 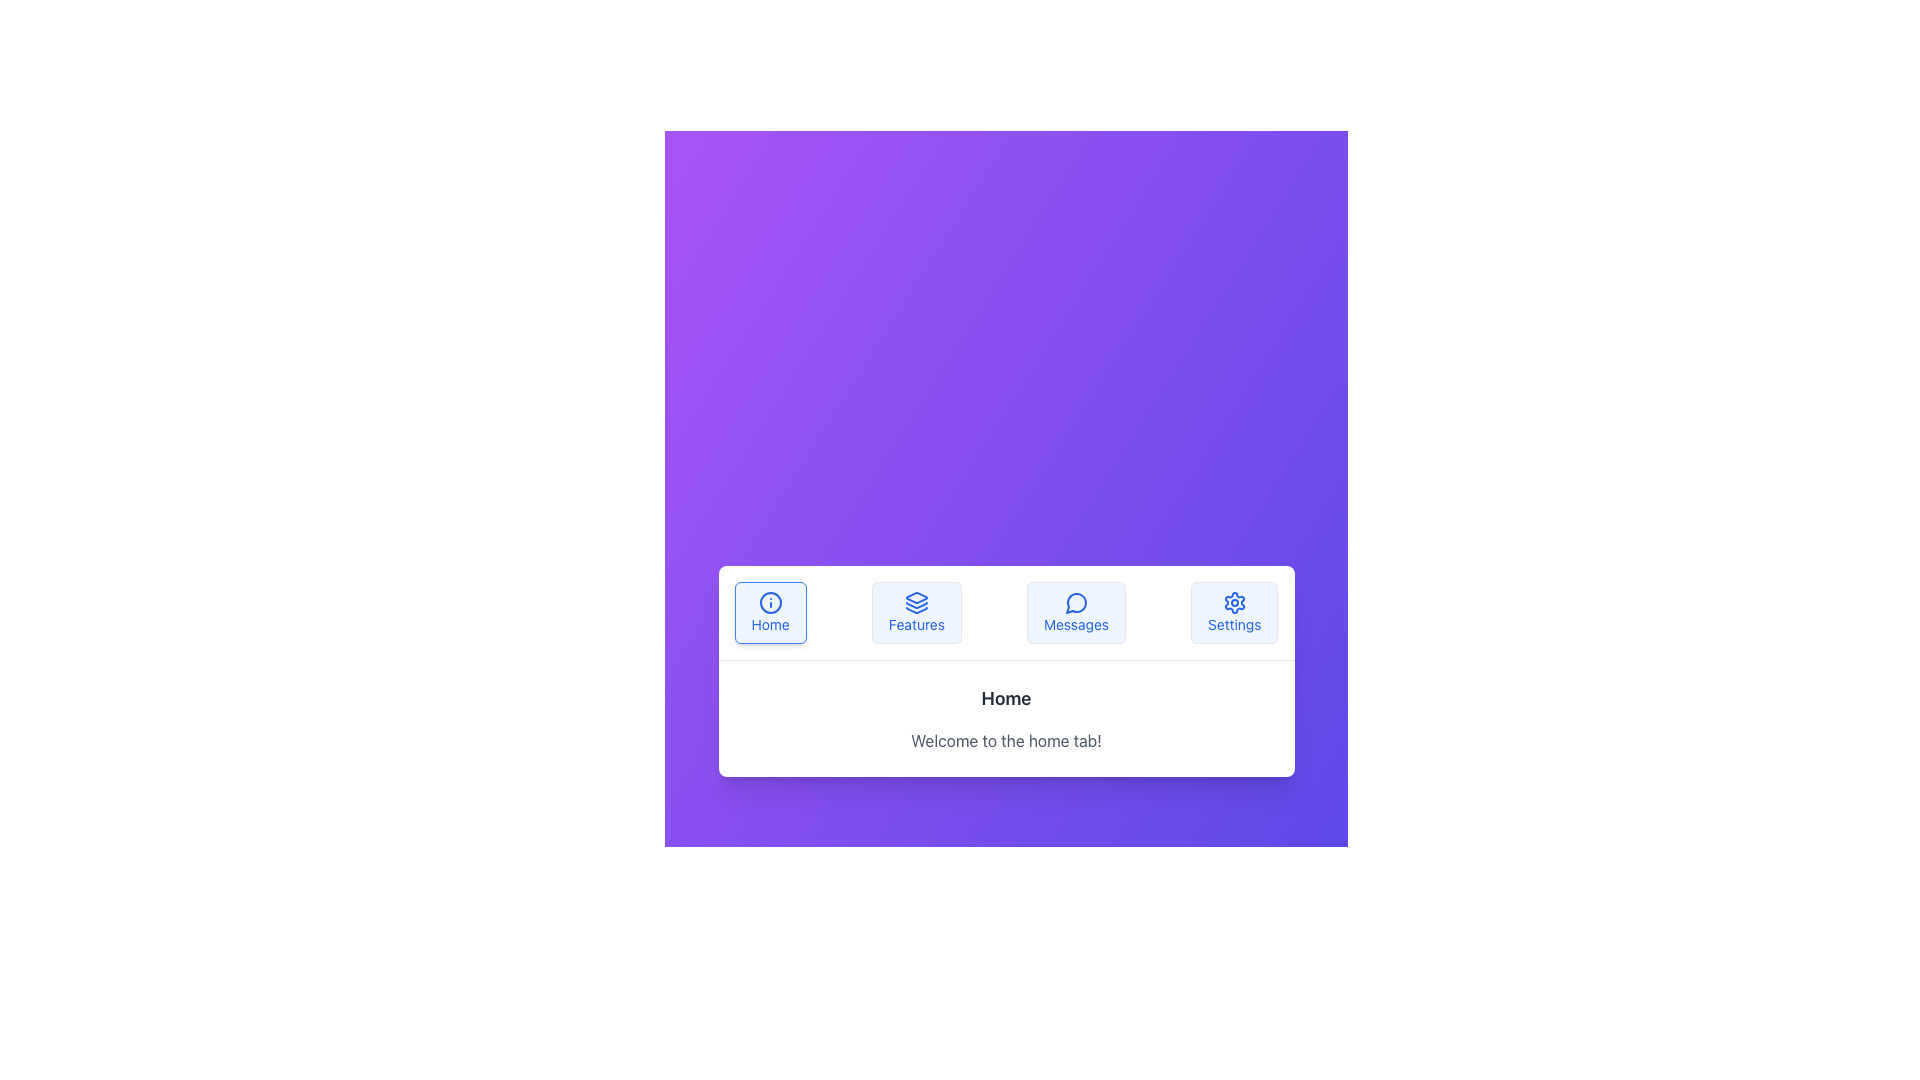 I want to click on the third interactive button labeled 'Messages' in the bottom widget, so click(x=1075, y=611).